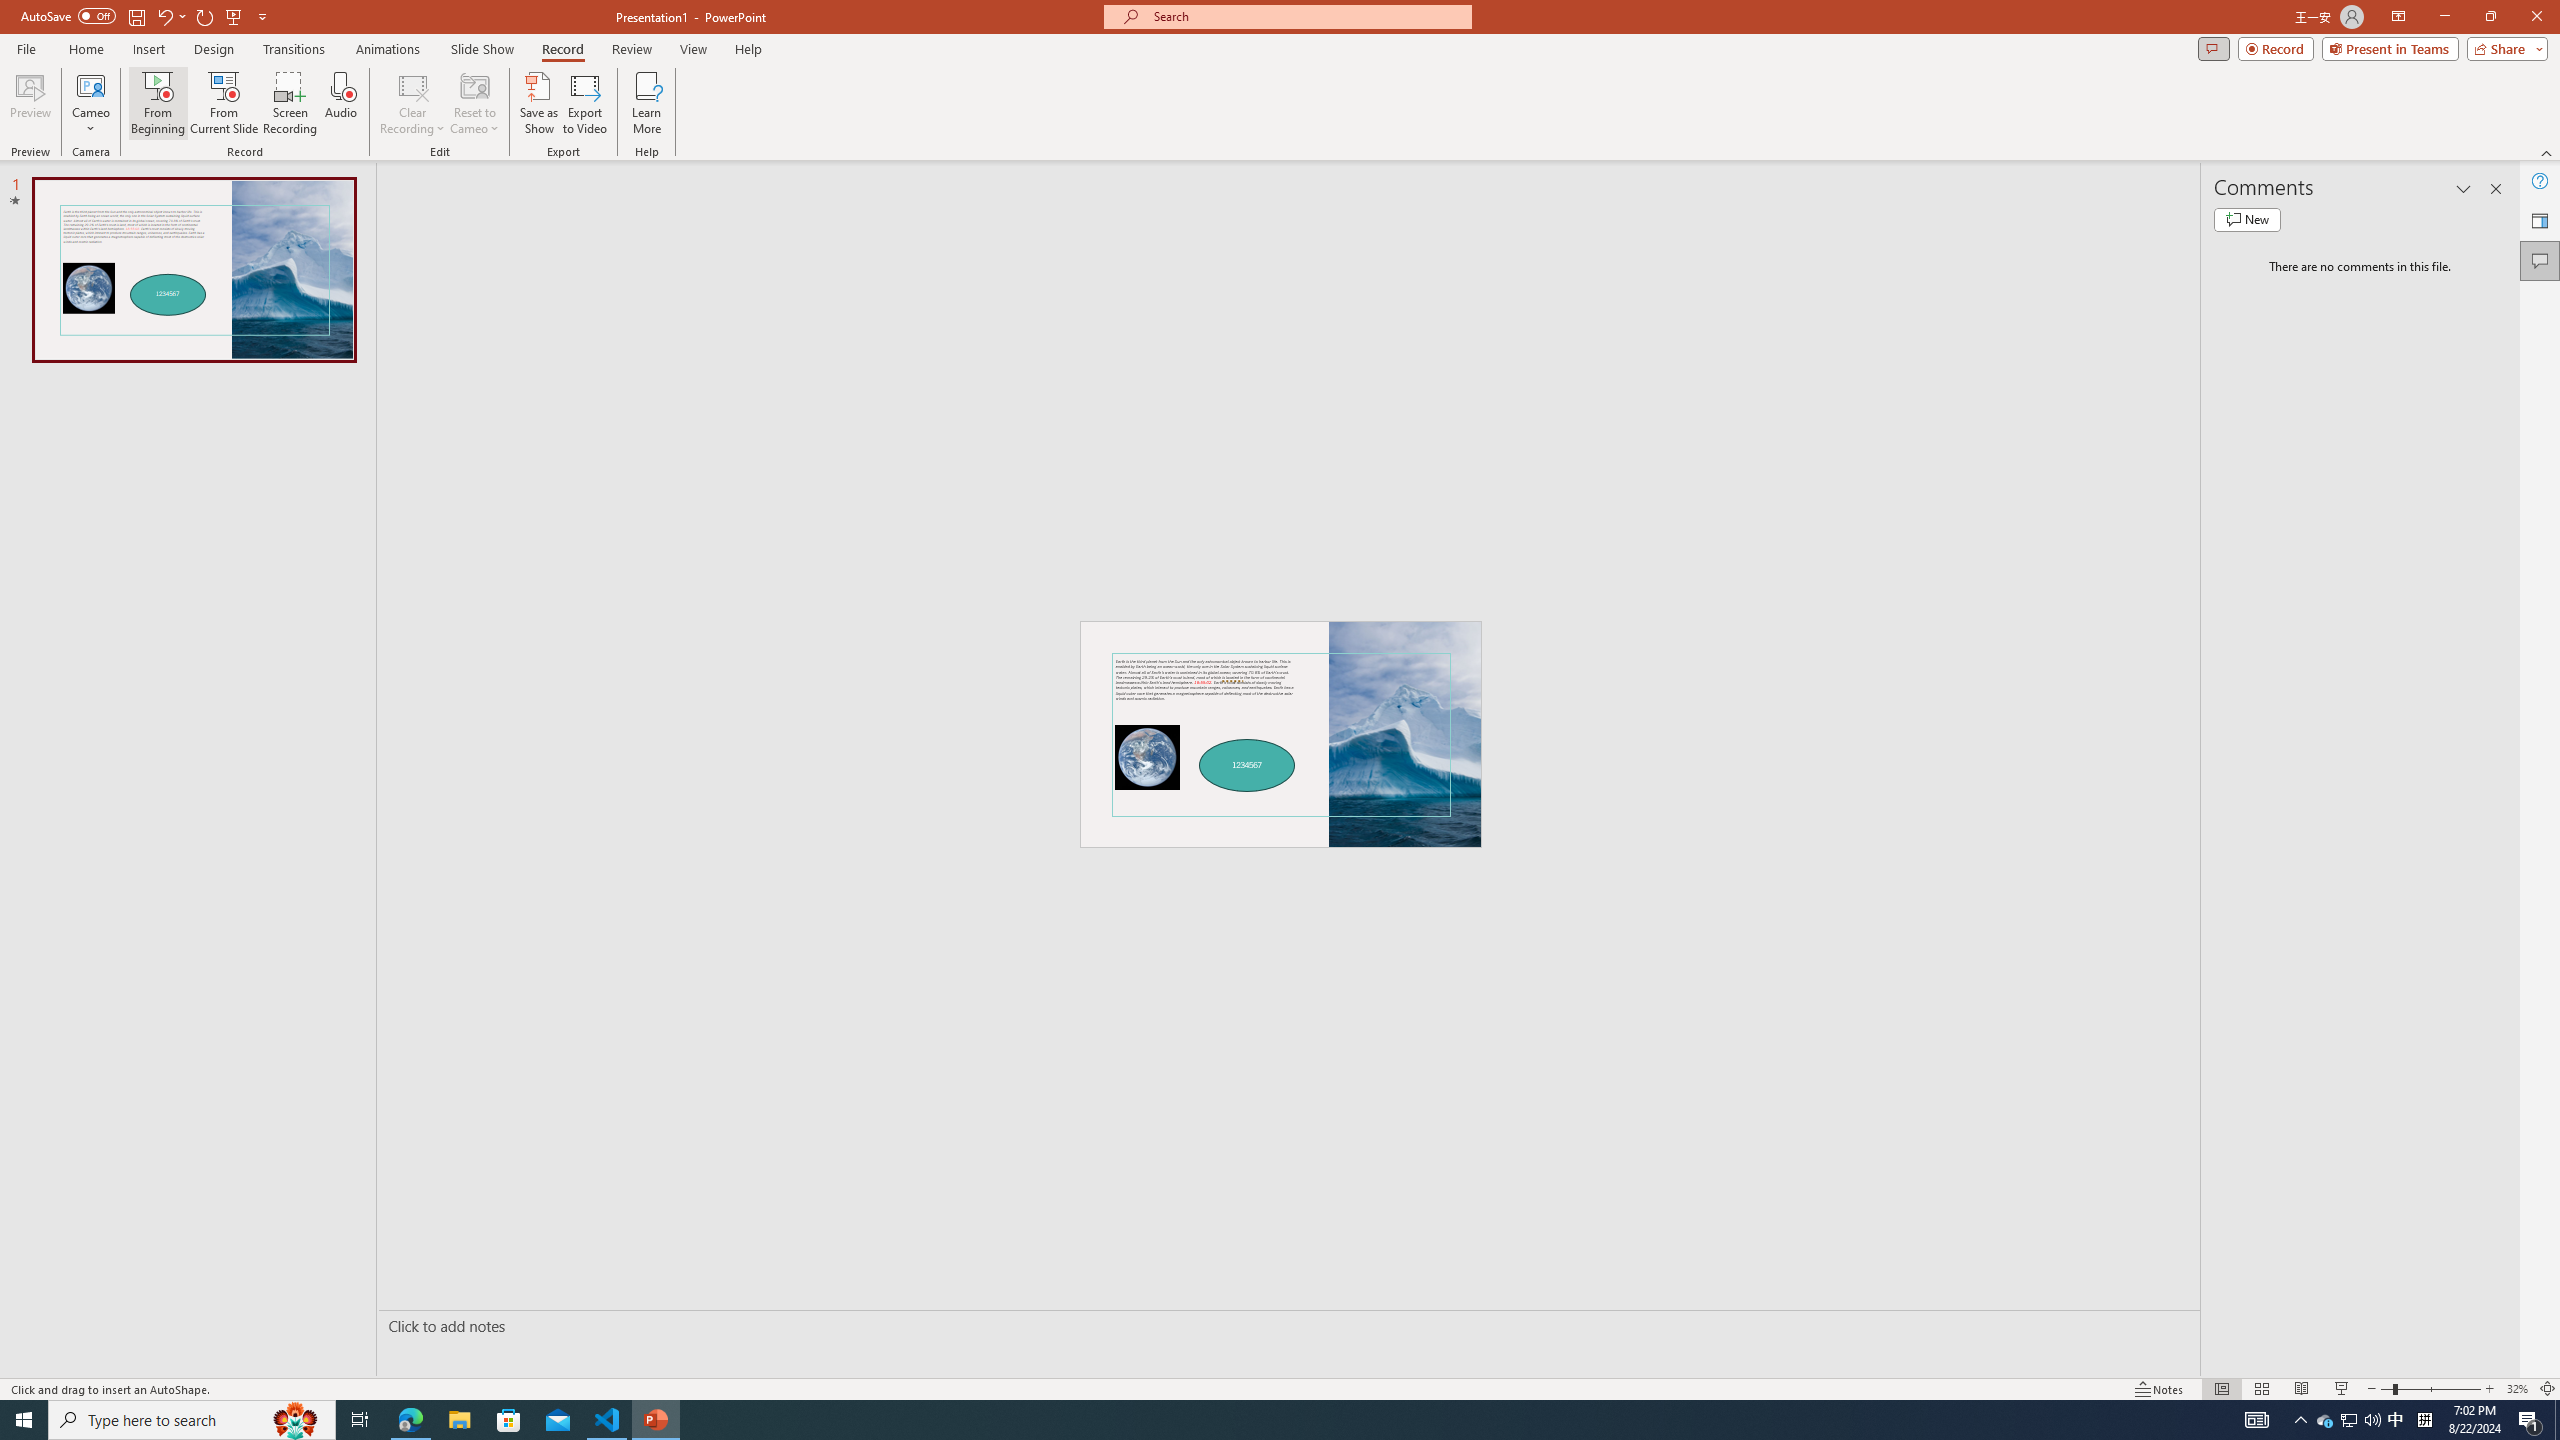  Describe the element at coordinates (412, 103) in the screenshot. I see `'Clear Recording'` at that location.